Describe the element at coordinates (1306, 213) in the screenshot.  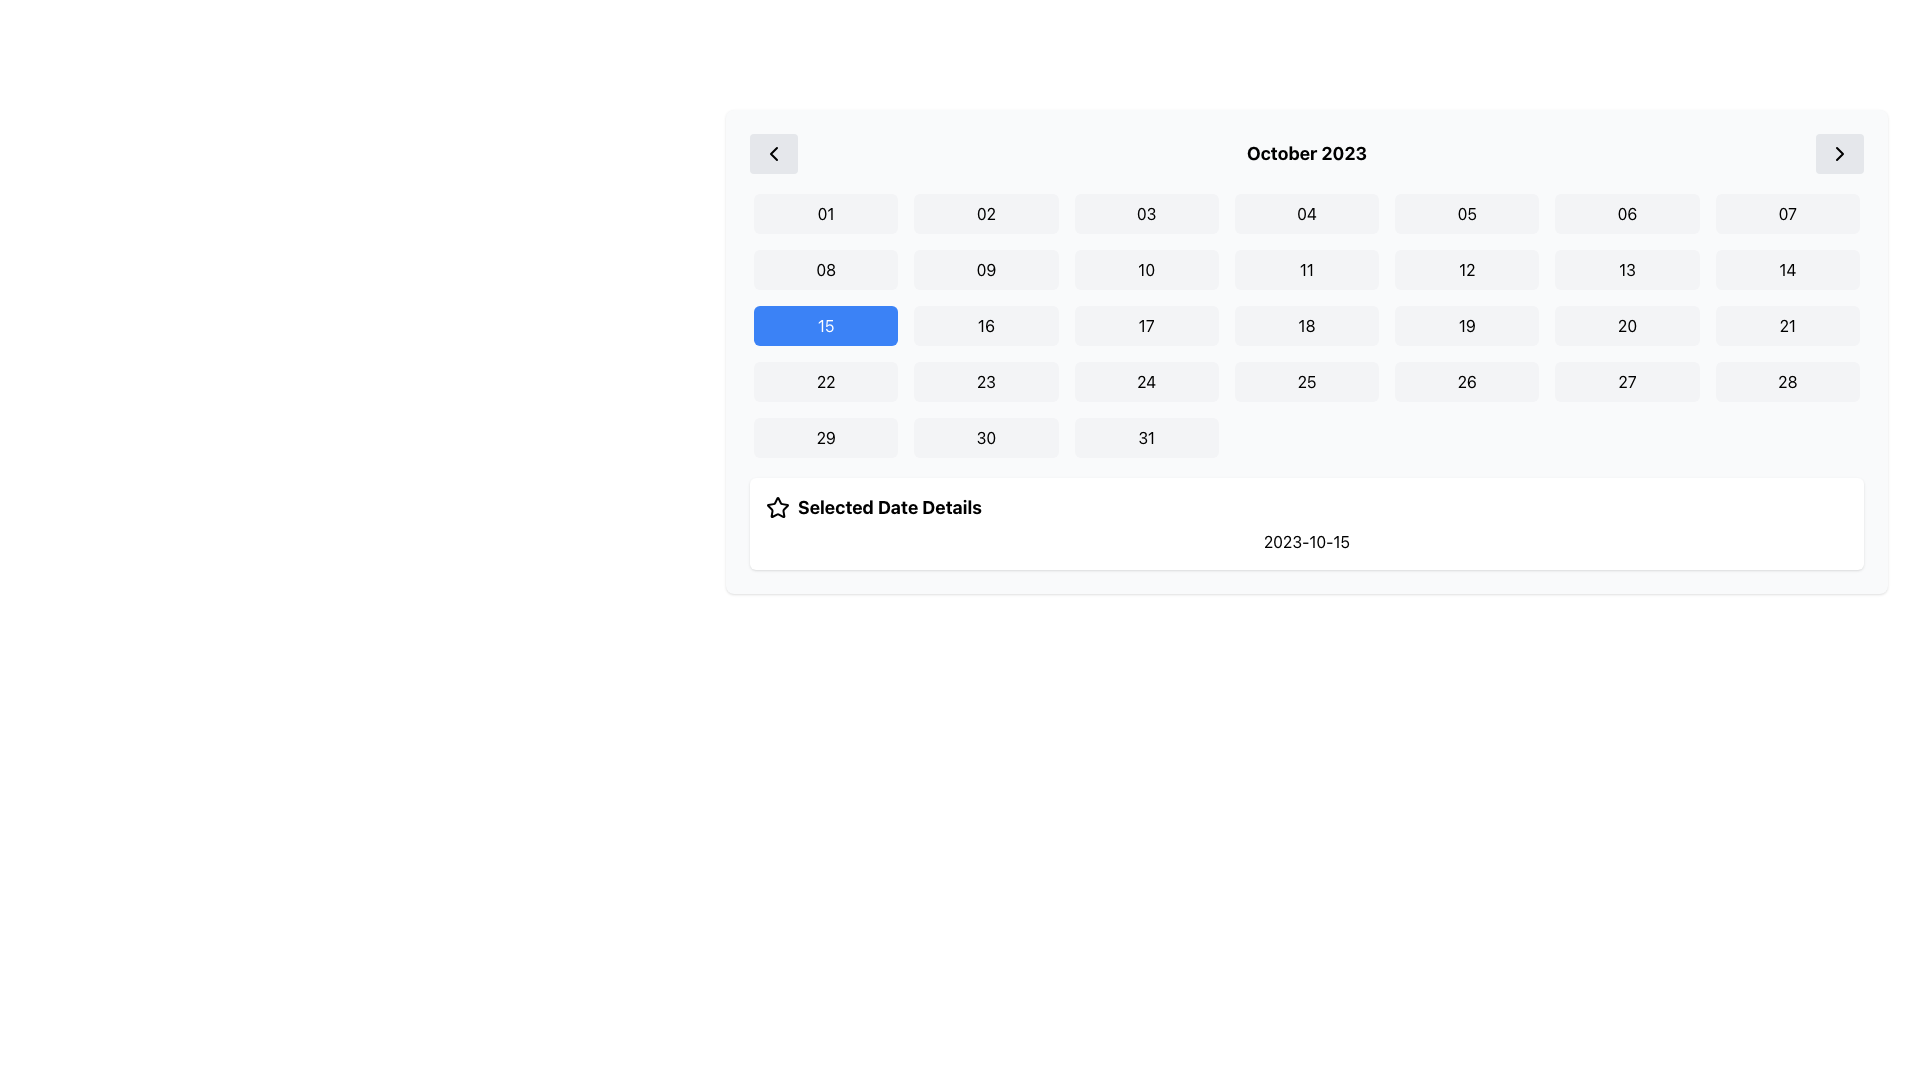
I see `the rectangular button labeled '04' with a light gray background and rounded corners` at that location.